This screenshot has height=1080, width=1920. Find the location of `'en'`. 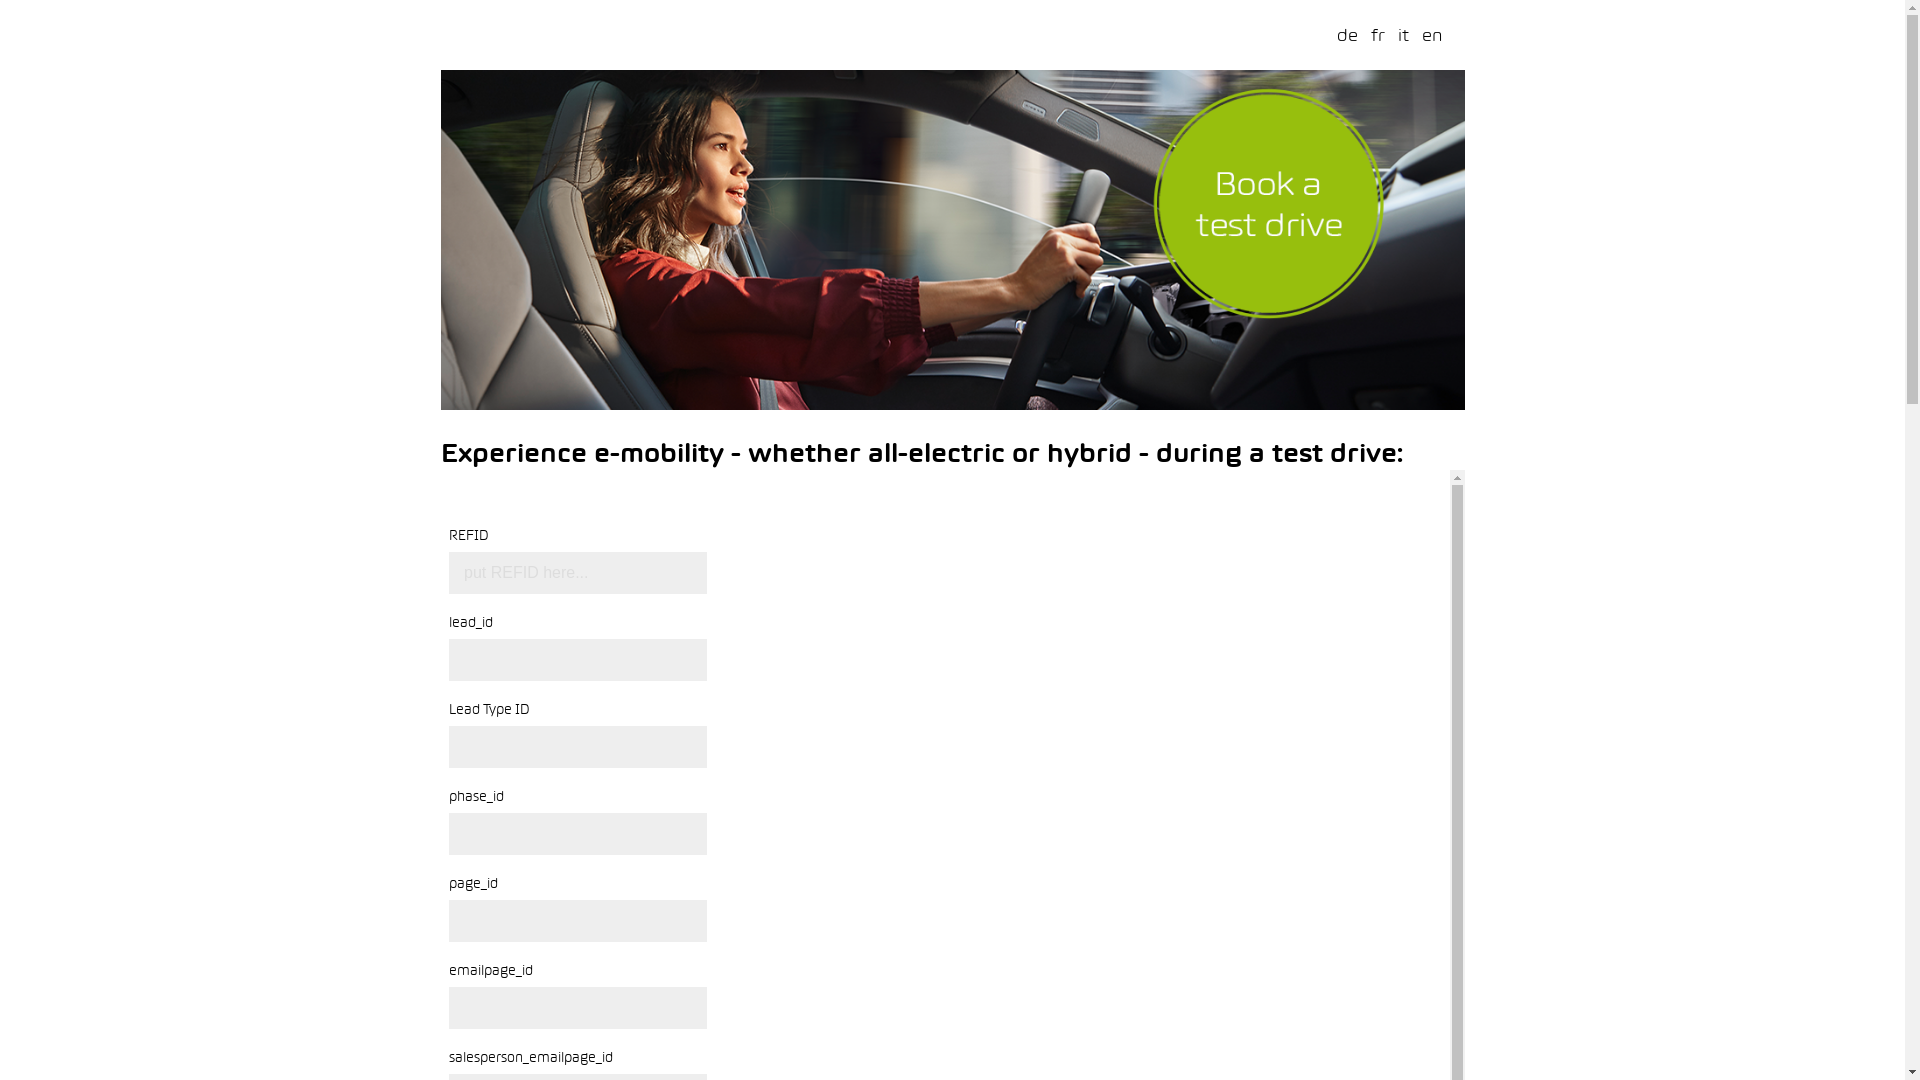

'en' is located at coordinates (1431, 34).